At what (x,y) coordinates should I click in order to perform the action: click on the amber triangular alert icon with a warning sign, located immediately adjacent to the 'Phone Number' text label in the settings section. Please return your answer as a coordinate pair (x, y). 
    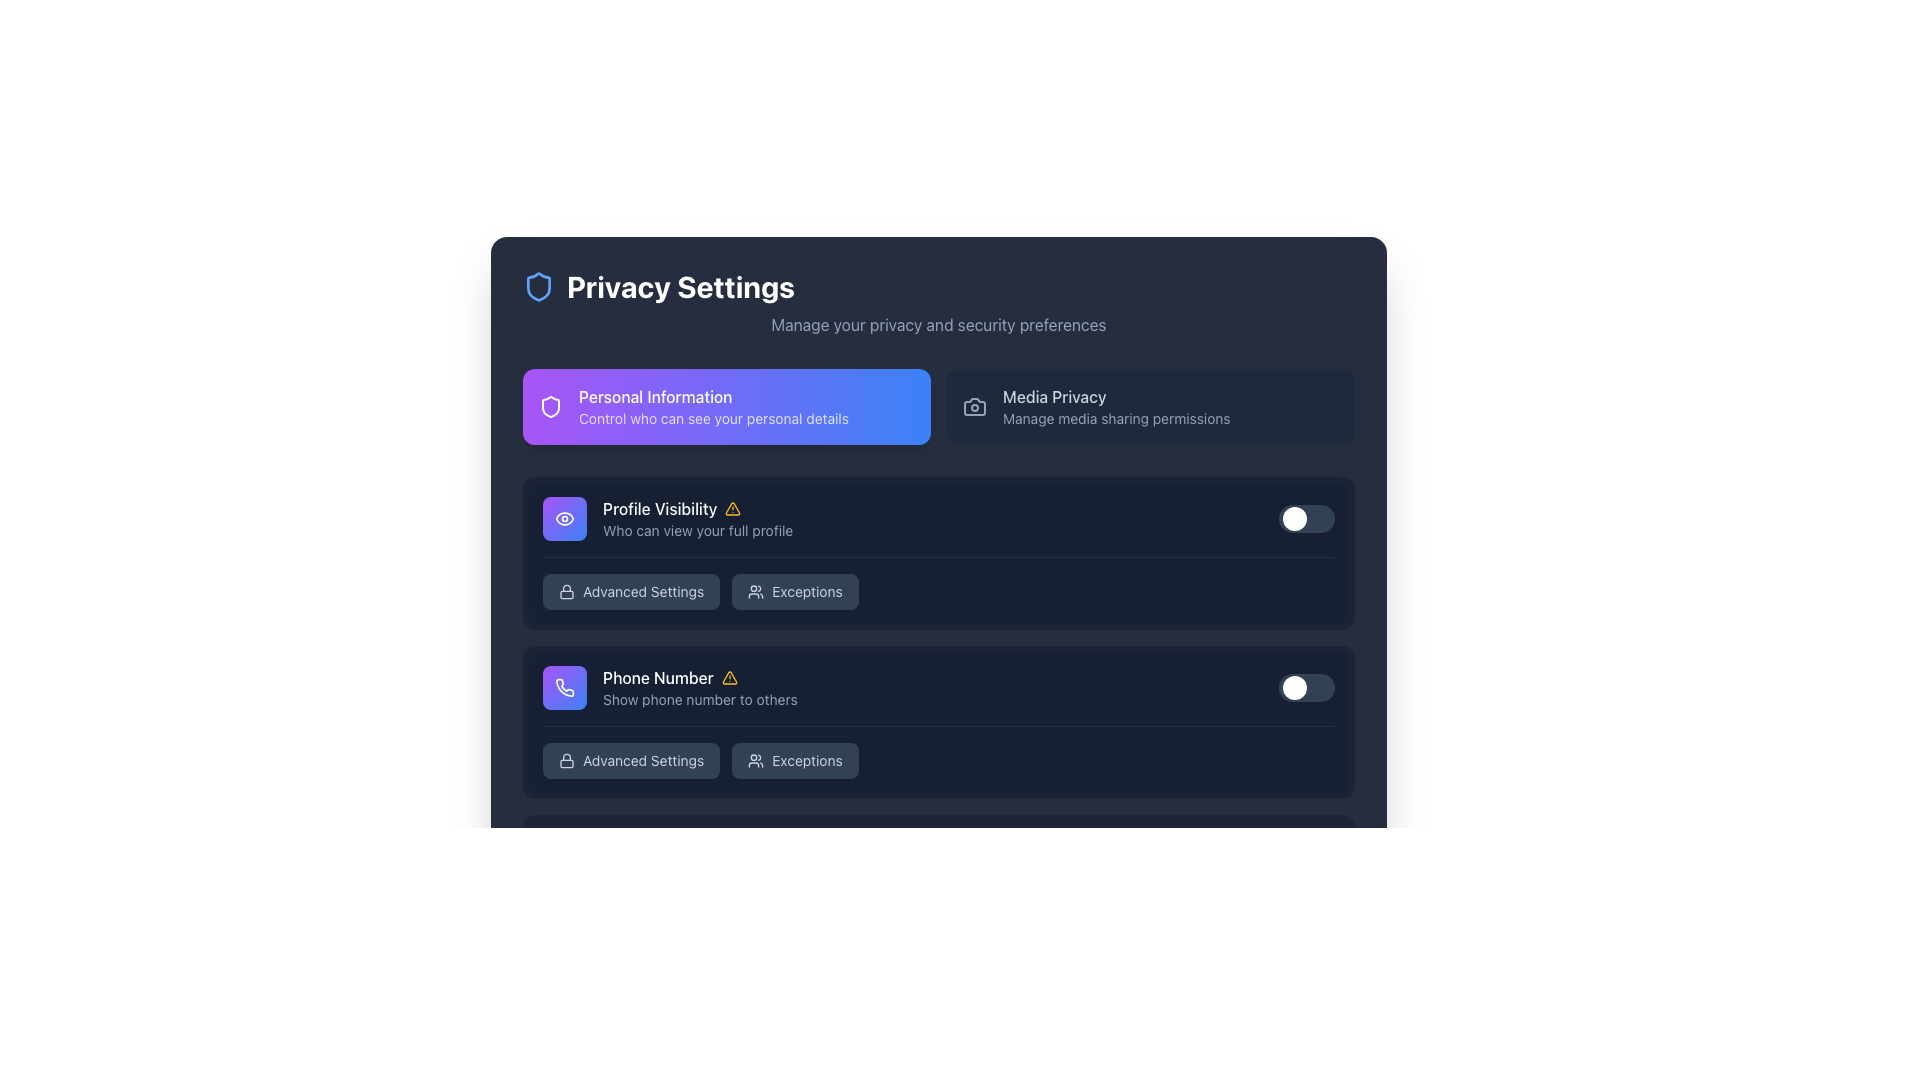
    Looking at the image, I should click on (728, 677).